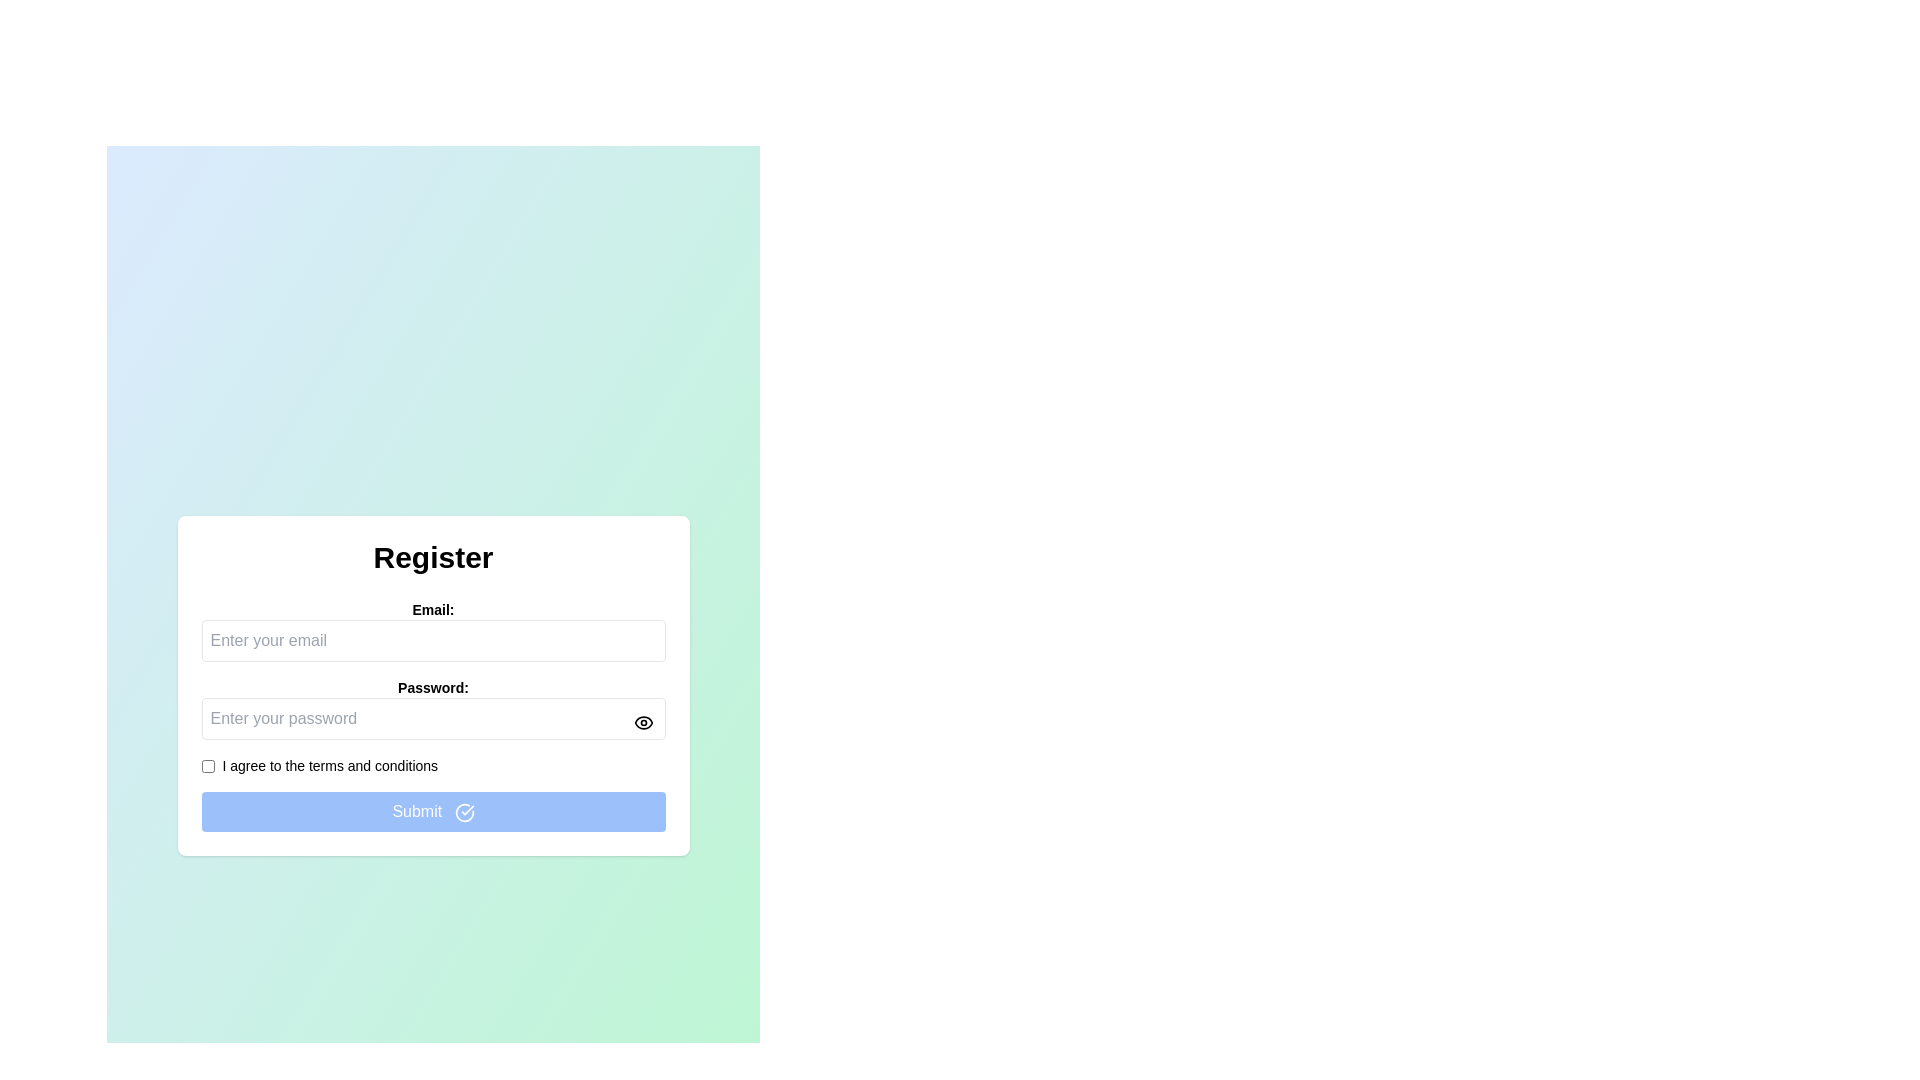 This screenshot has height=1080, width=1920. What do you see at coordinates (432, 812) in the screenshot?
I see `the 'Submit' button, which is a rectangular button with a blue background and white text, located at the bottom of the registration form` at bounding box center [432, 812].